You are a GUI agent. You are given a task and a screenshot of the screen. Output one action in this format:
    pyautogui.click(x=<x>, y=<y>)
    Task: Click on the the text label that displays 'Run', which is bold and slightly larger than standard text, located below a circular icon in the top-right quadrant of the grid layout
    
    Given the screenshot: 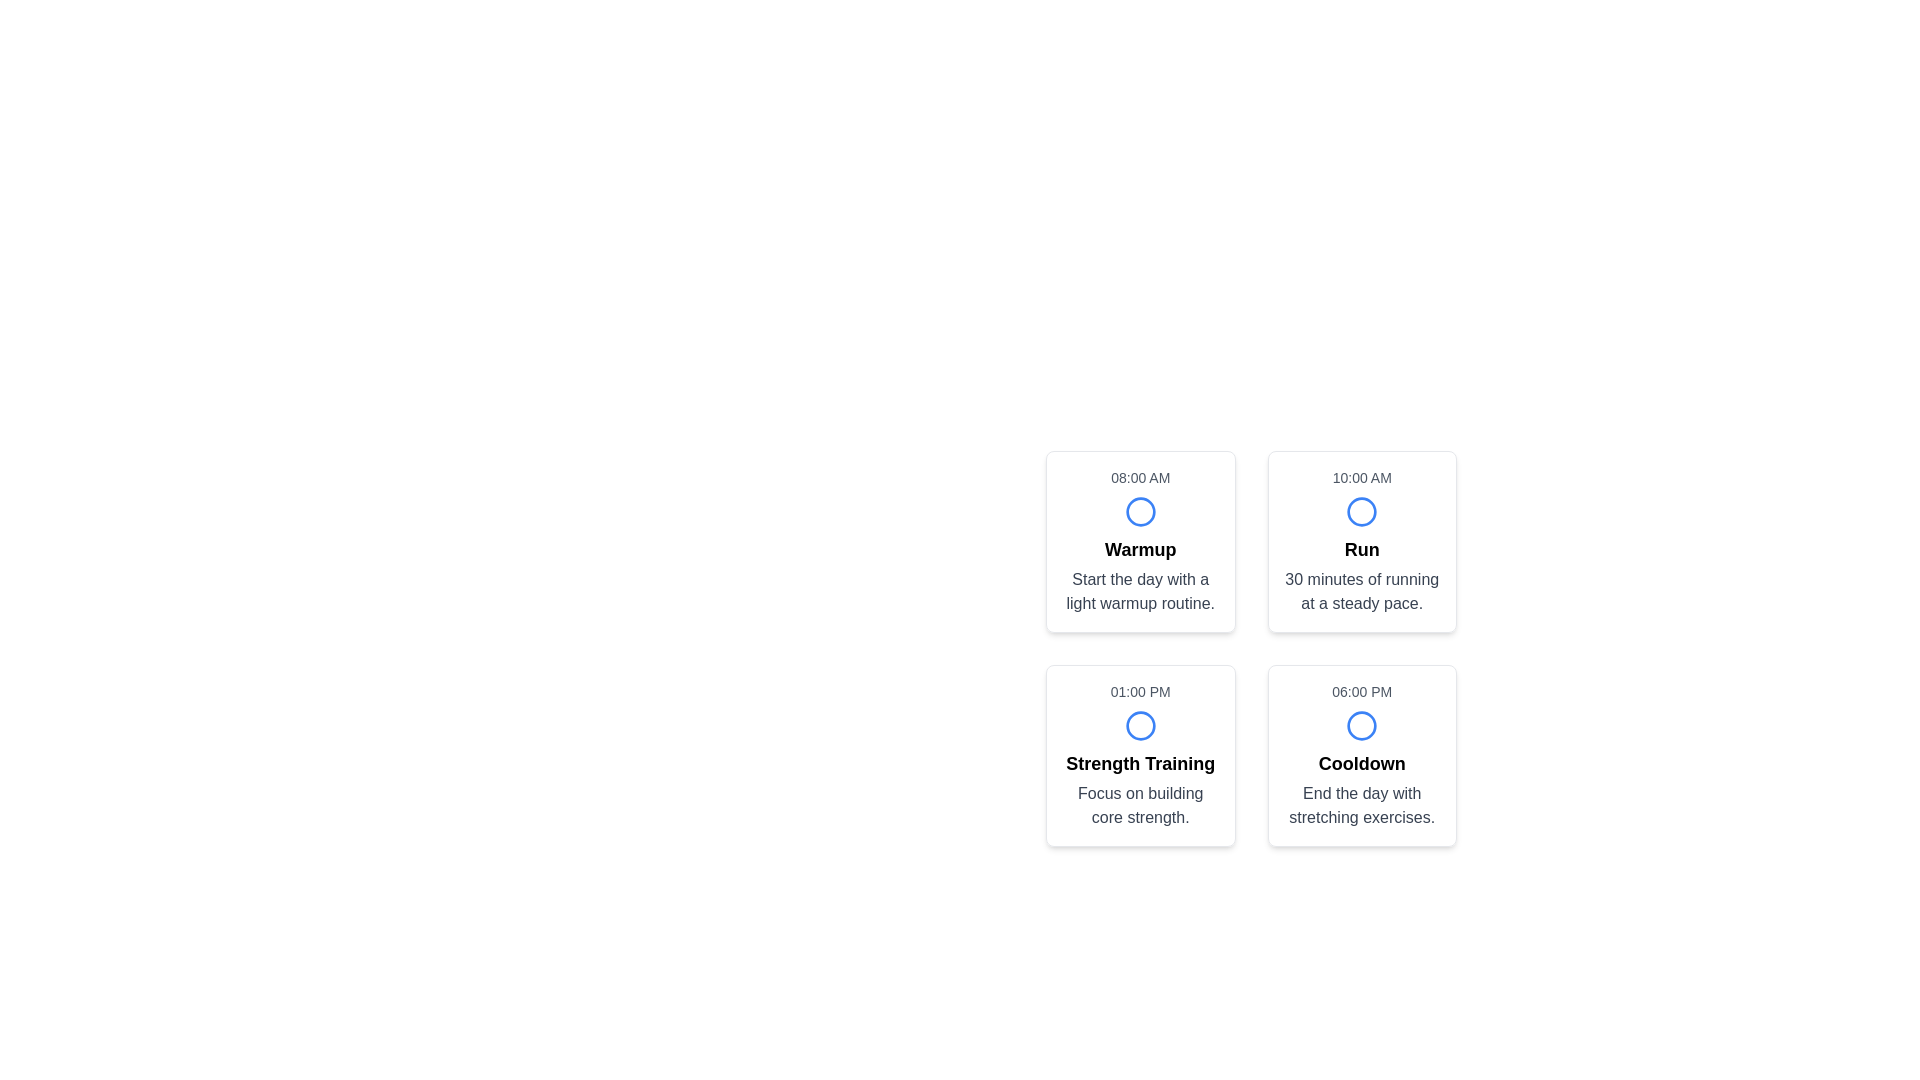 What is the action you would take?
    pyautogui.click(x=1361, y=550)
    